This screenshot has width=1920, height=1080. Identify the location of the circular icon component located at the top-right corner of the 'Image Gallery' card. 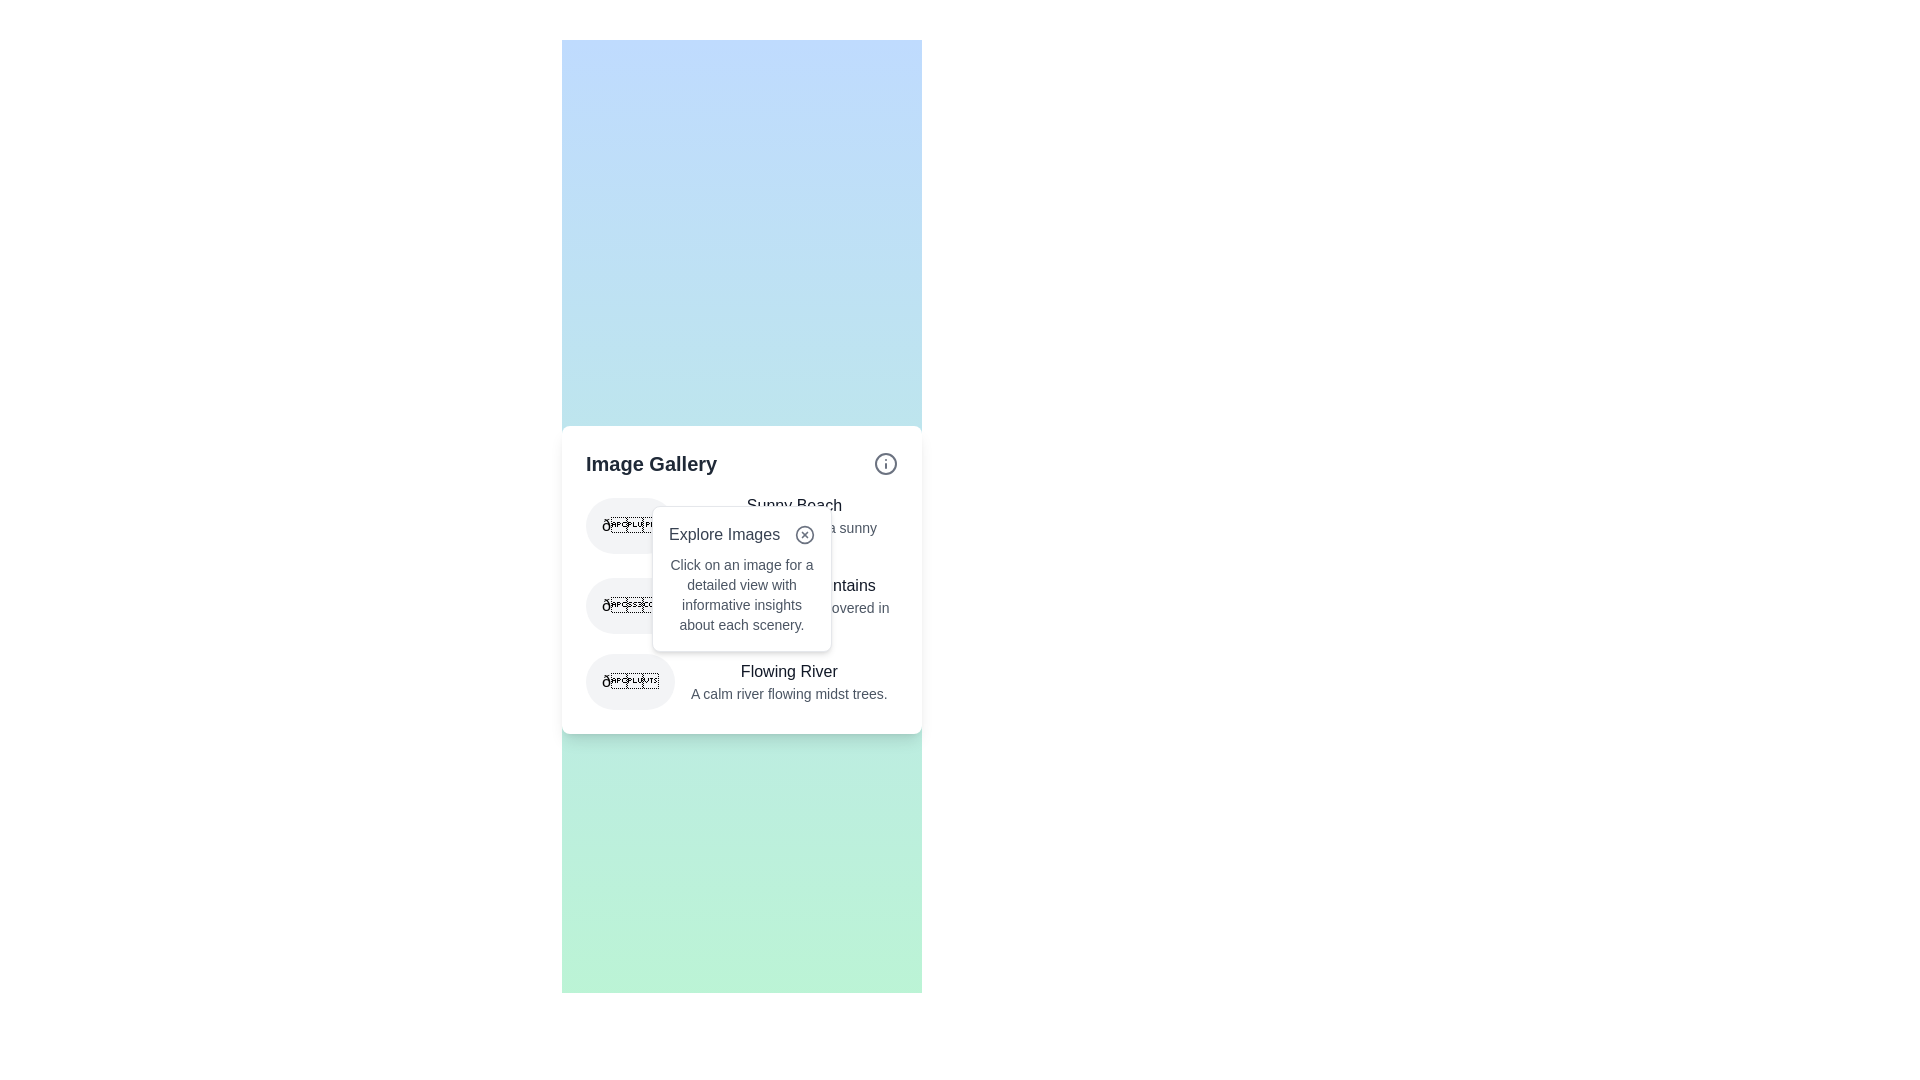
(885, 463).